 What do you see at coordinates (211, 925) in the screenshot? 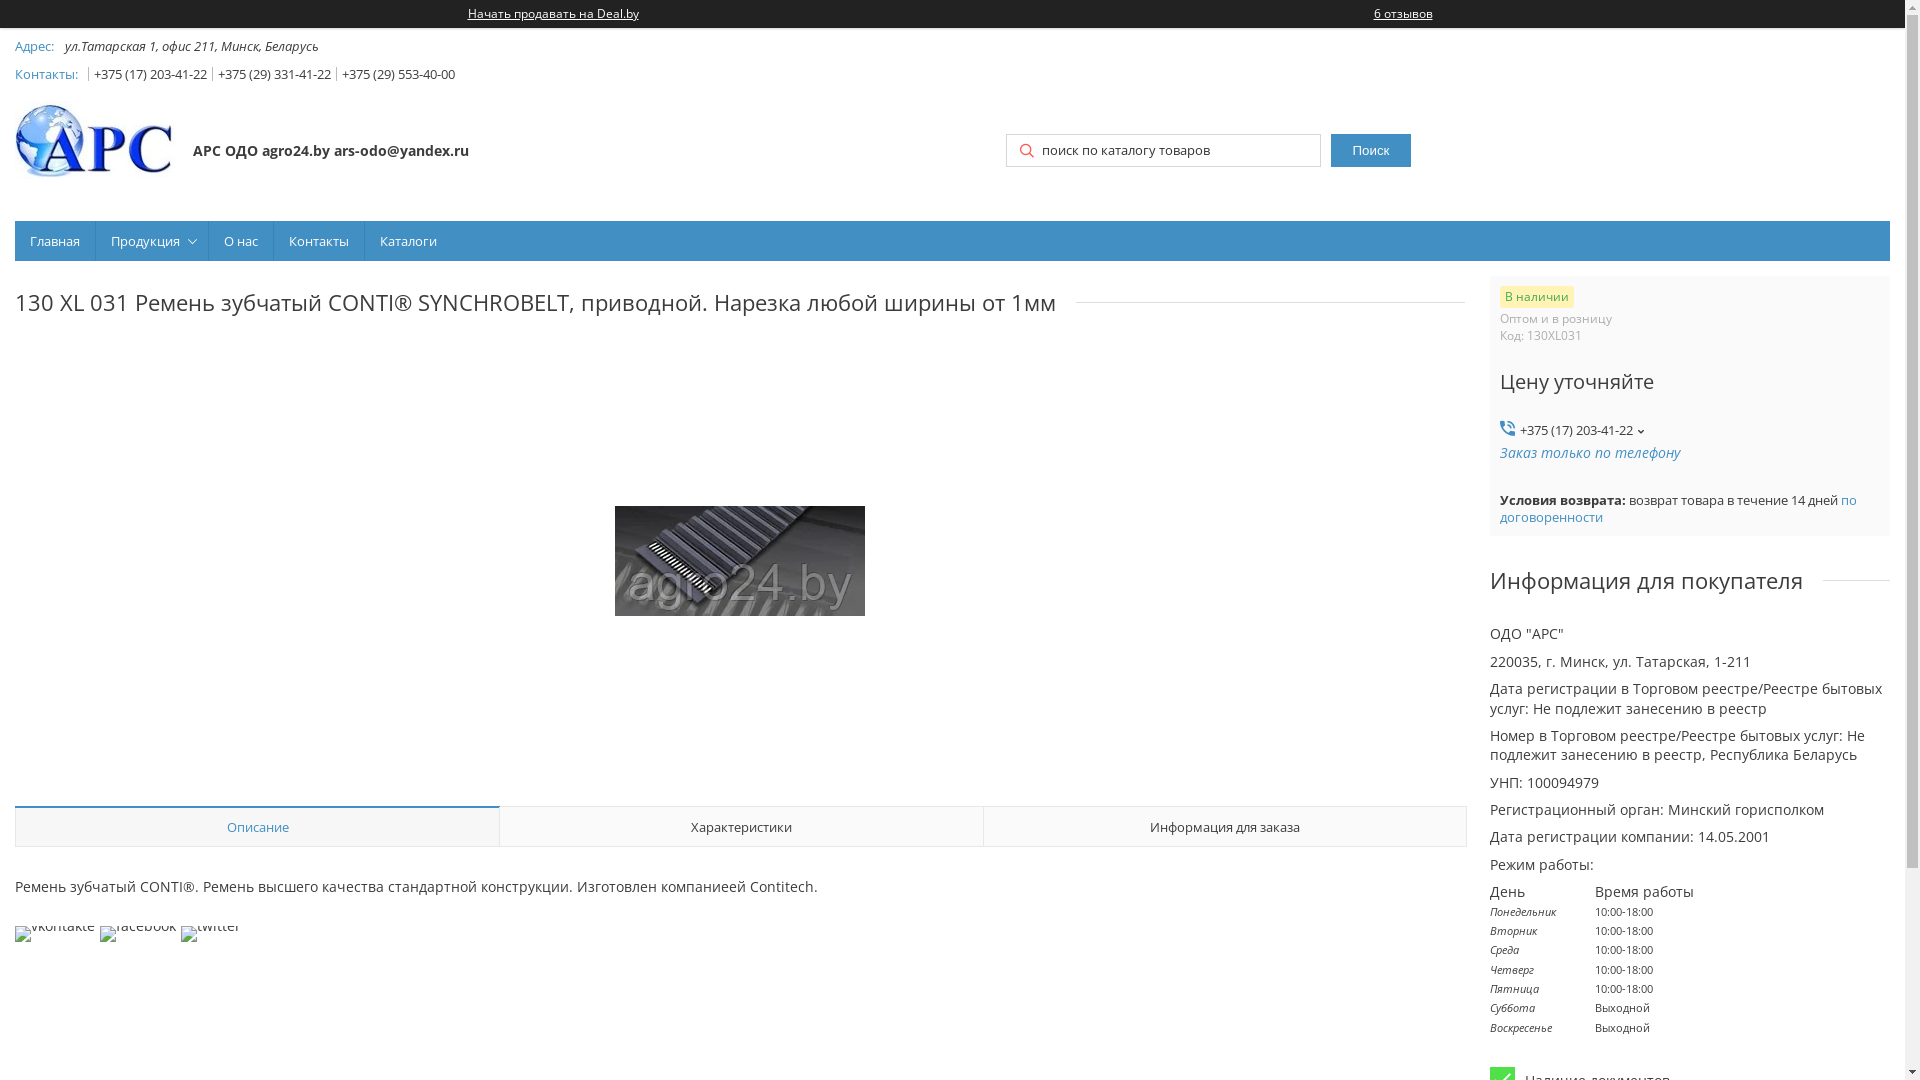
I see `'twitter'` at bounding box center [211, 925].